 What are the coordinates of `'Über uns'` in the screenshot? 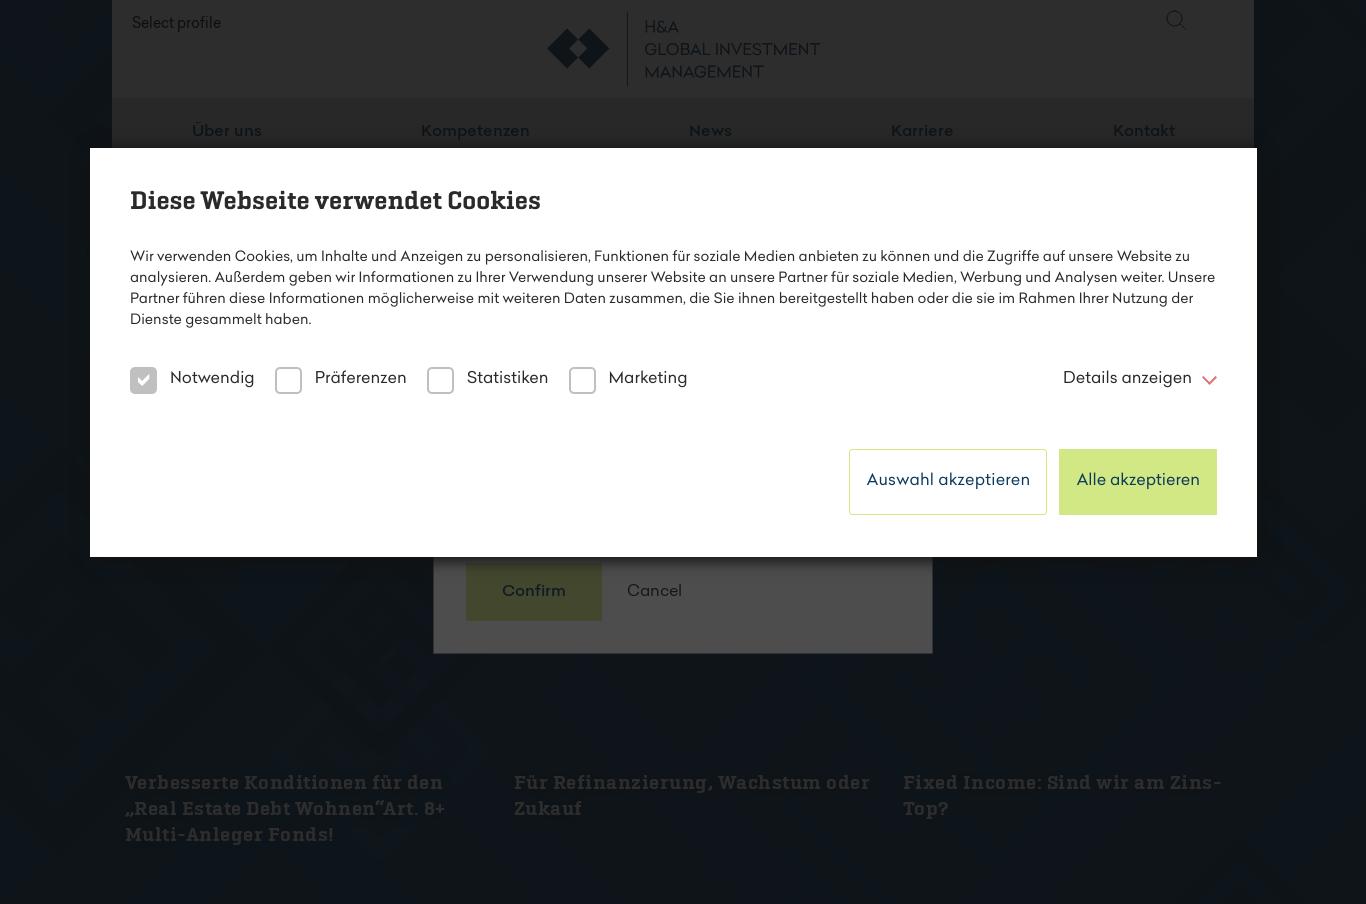 It's located at (224, 159).